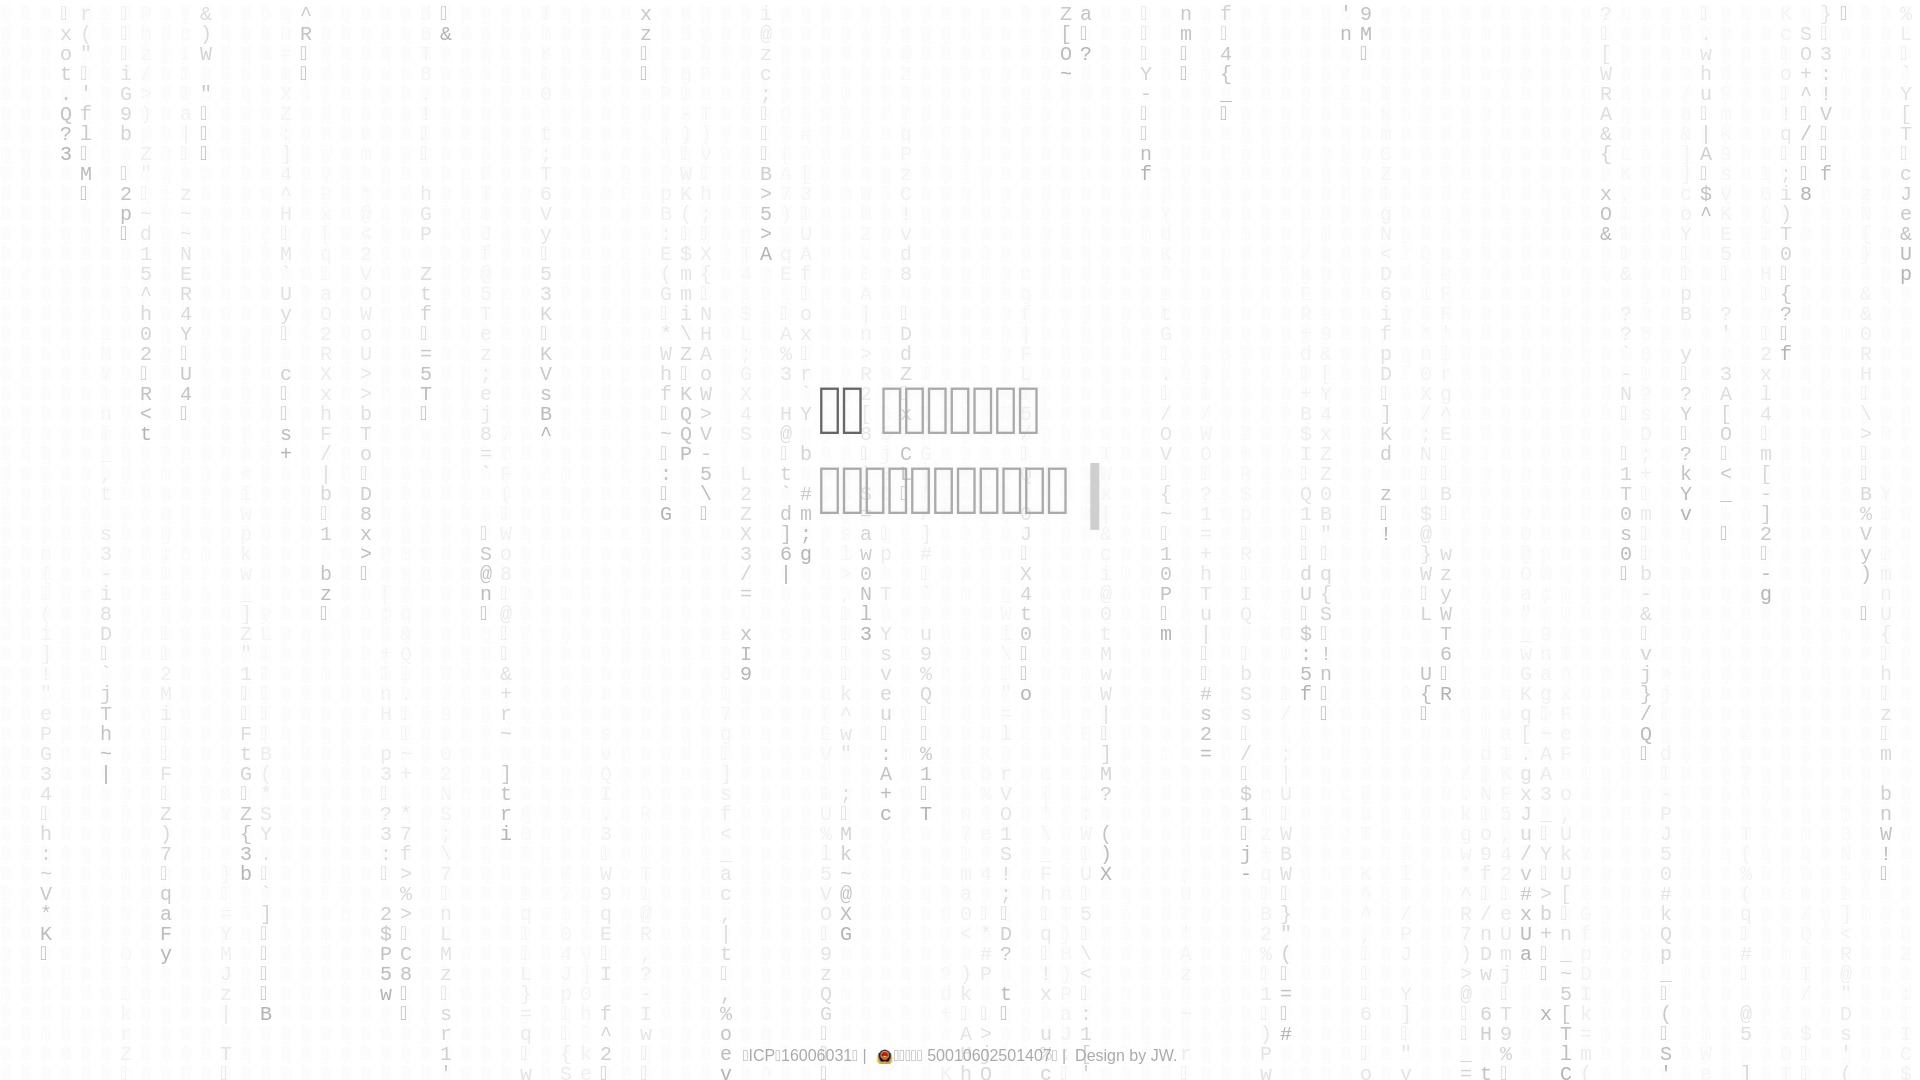 The height and width of the screenshot is (1080, 1920). I want to click on 'Design by JW.', so click(1126, 1054).